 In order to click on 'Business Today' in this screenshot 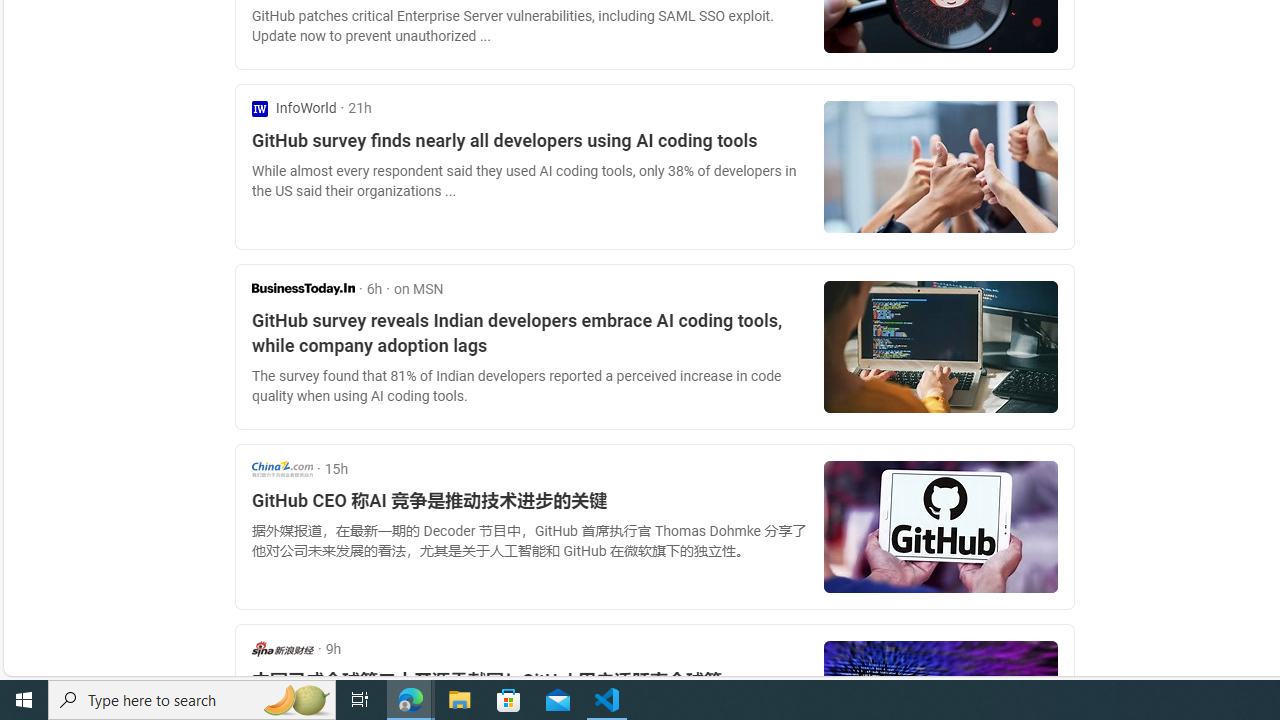, I will do `click(302, 288)`.